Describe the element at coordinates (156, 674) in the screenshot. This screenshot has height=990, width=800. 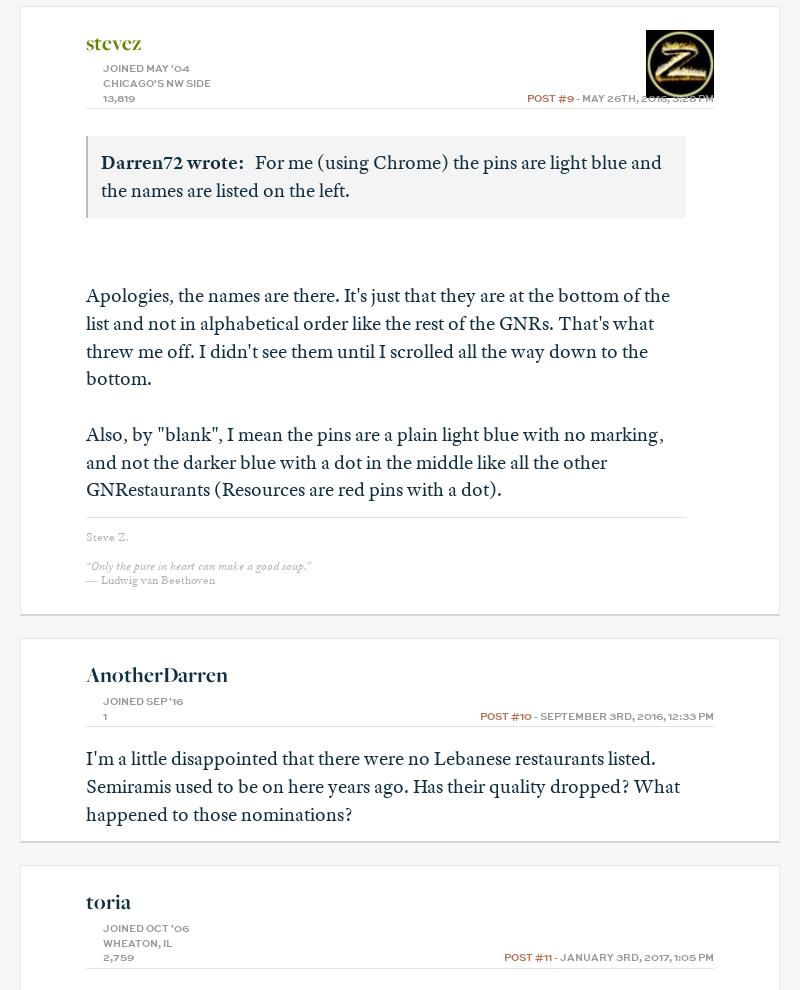
I see `'AnotherDarren'` at that location.